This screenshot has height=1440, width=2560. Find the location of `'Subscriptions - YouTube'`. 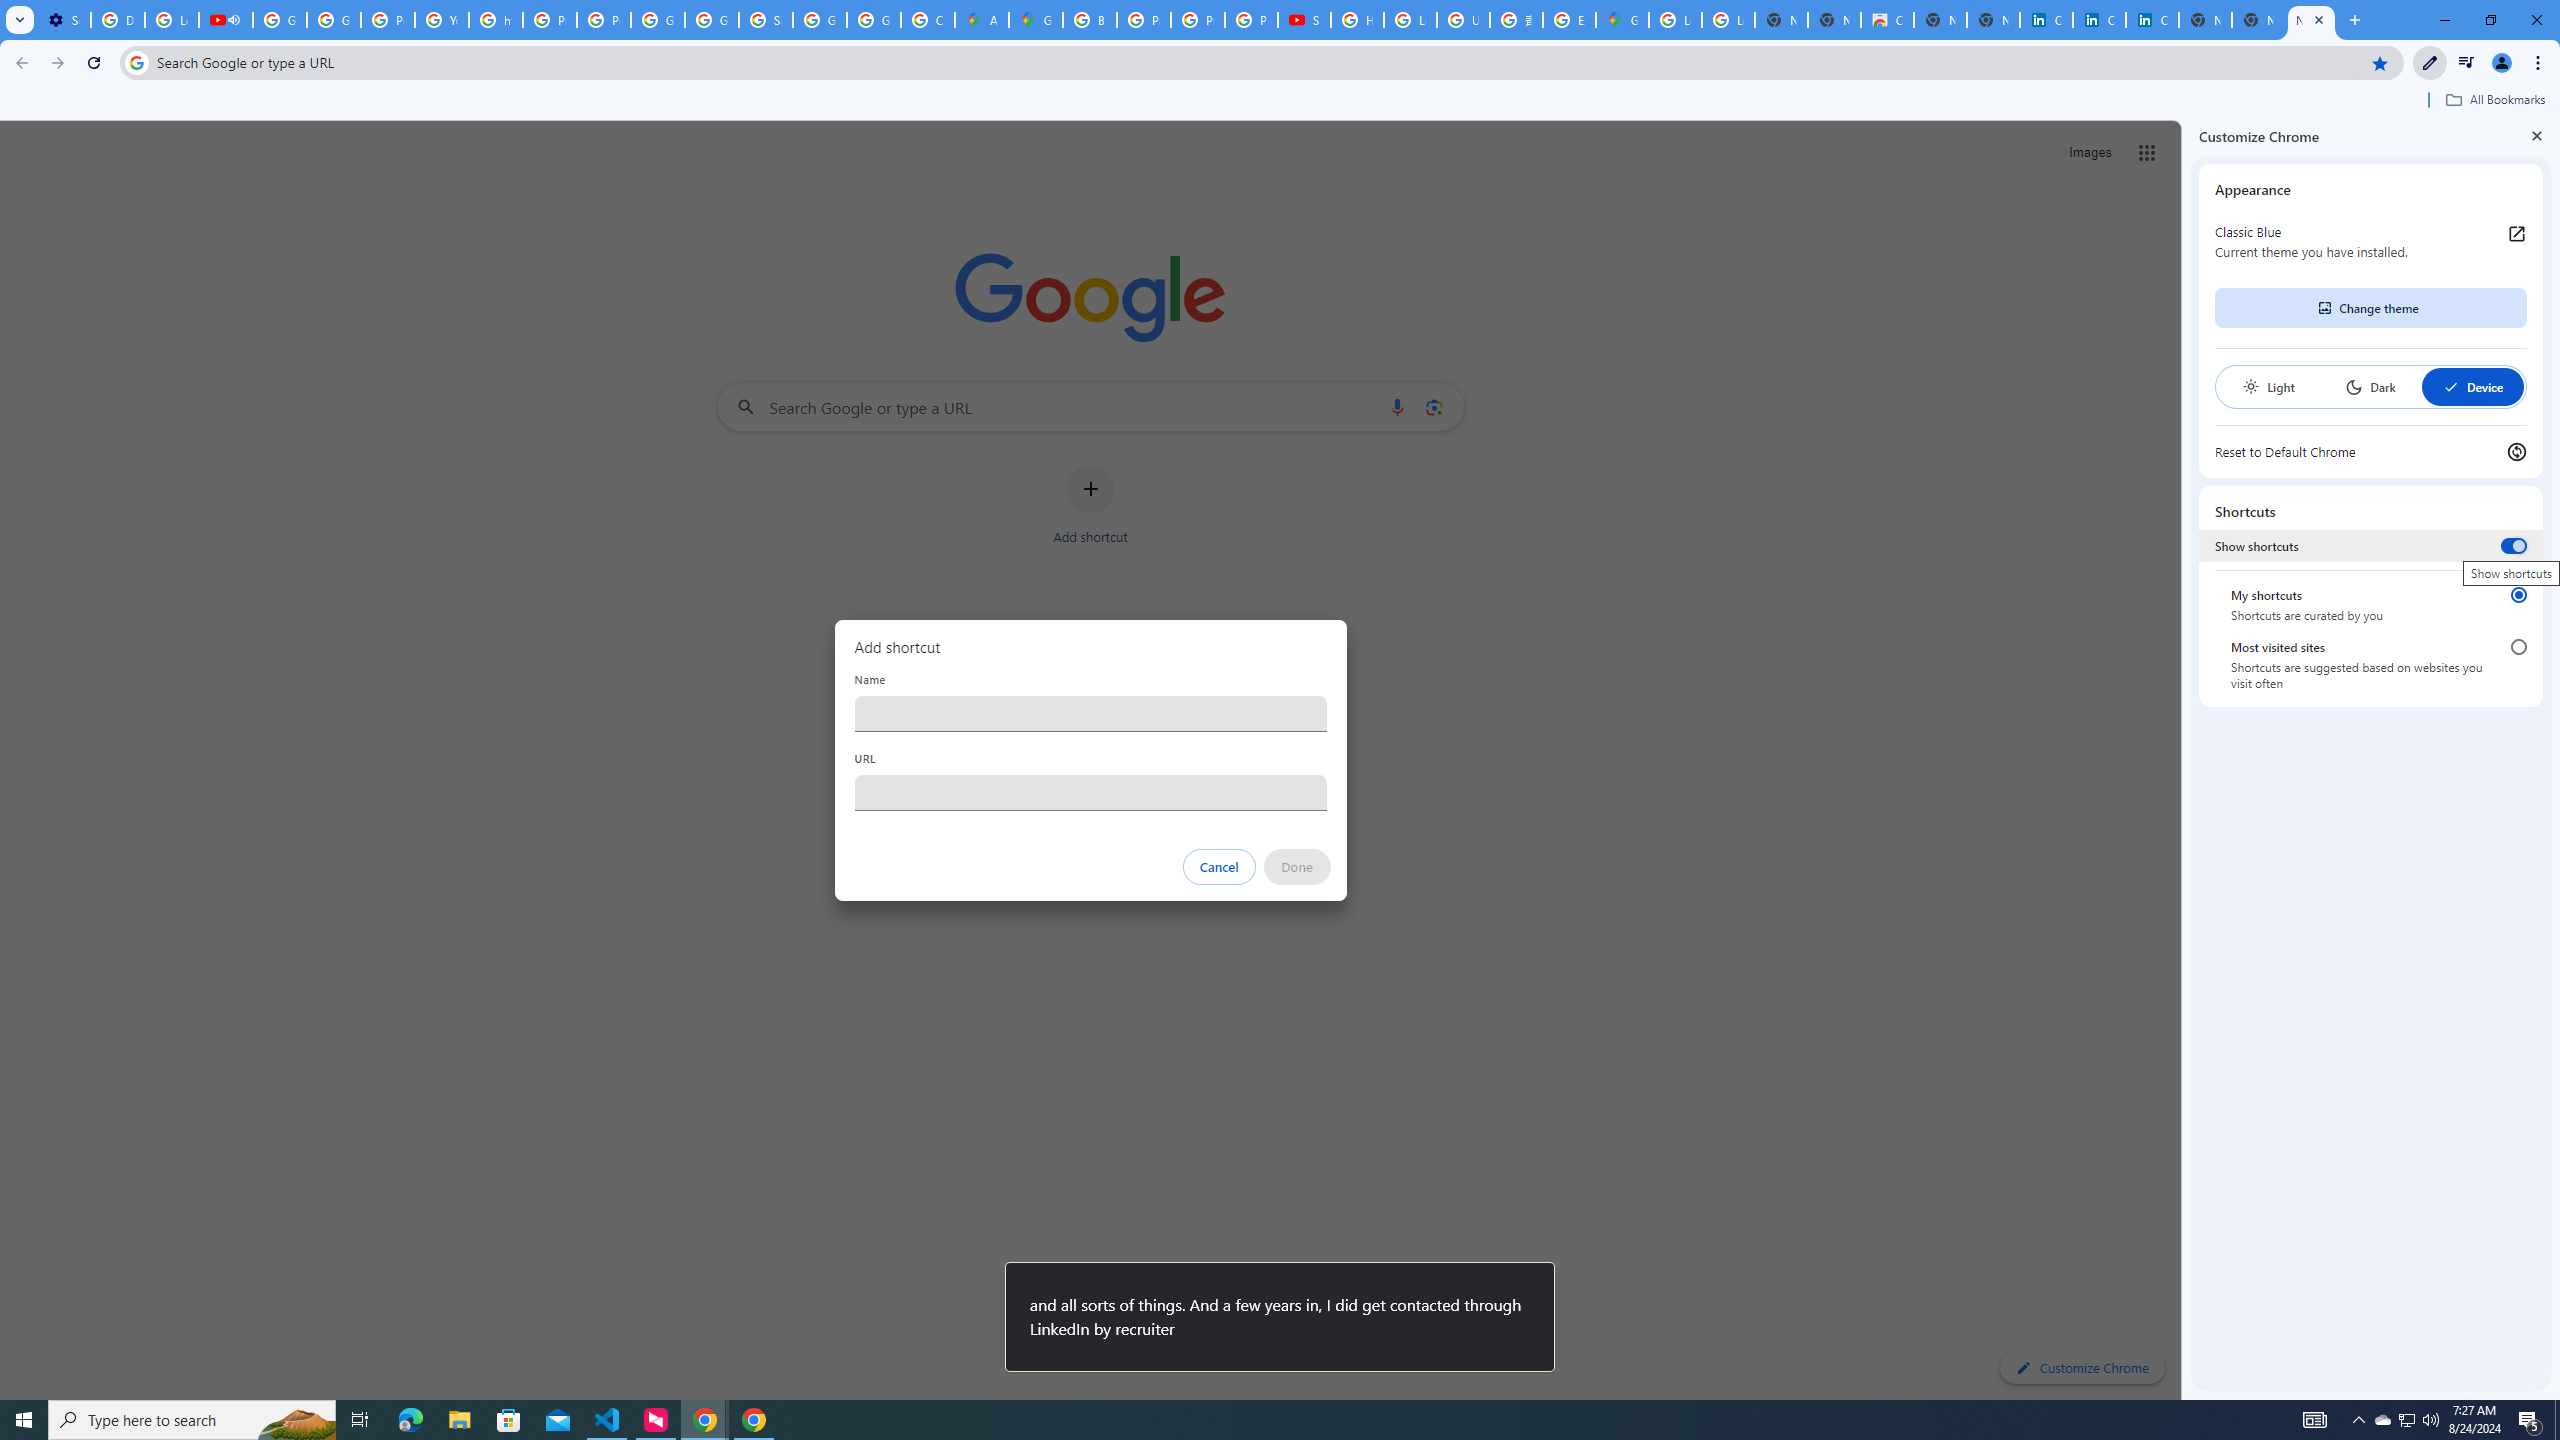

'Subscriptions - YouTube' is located at coordinates (1304, 19).